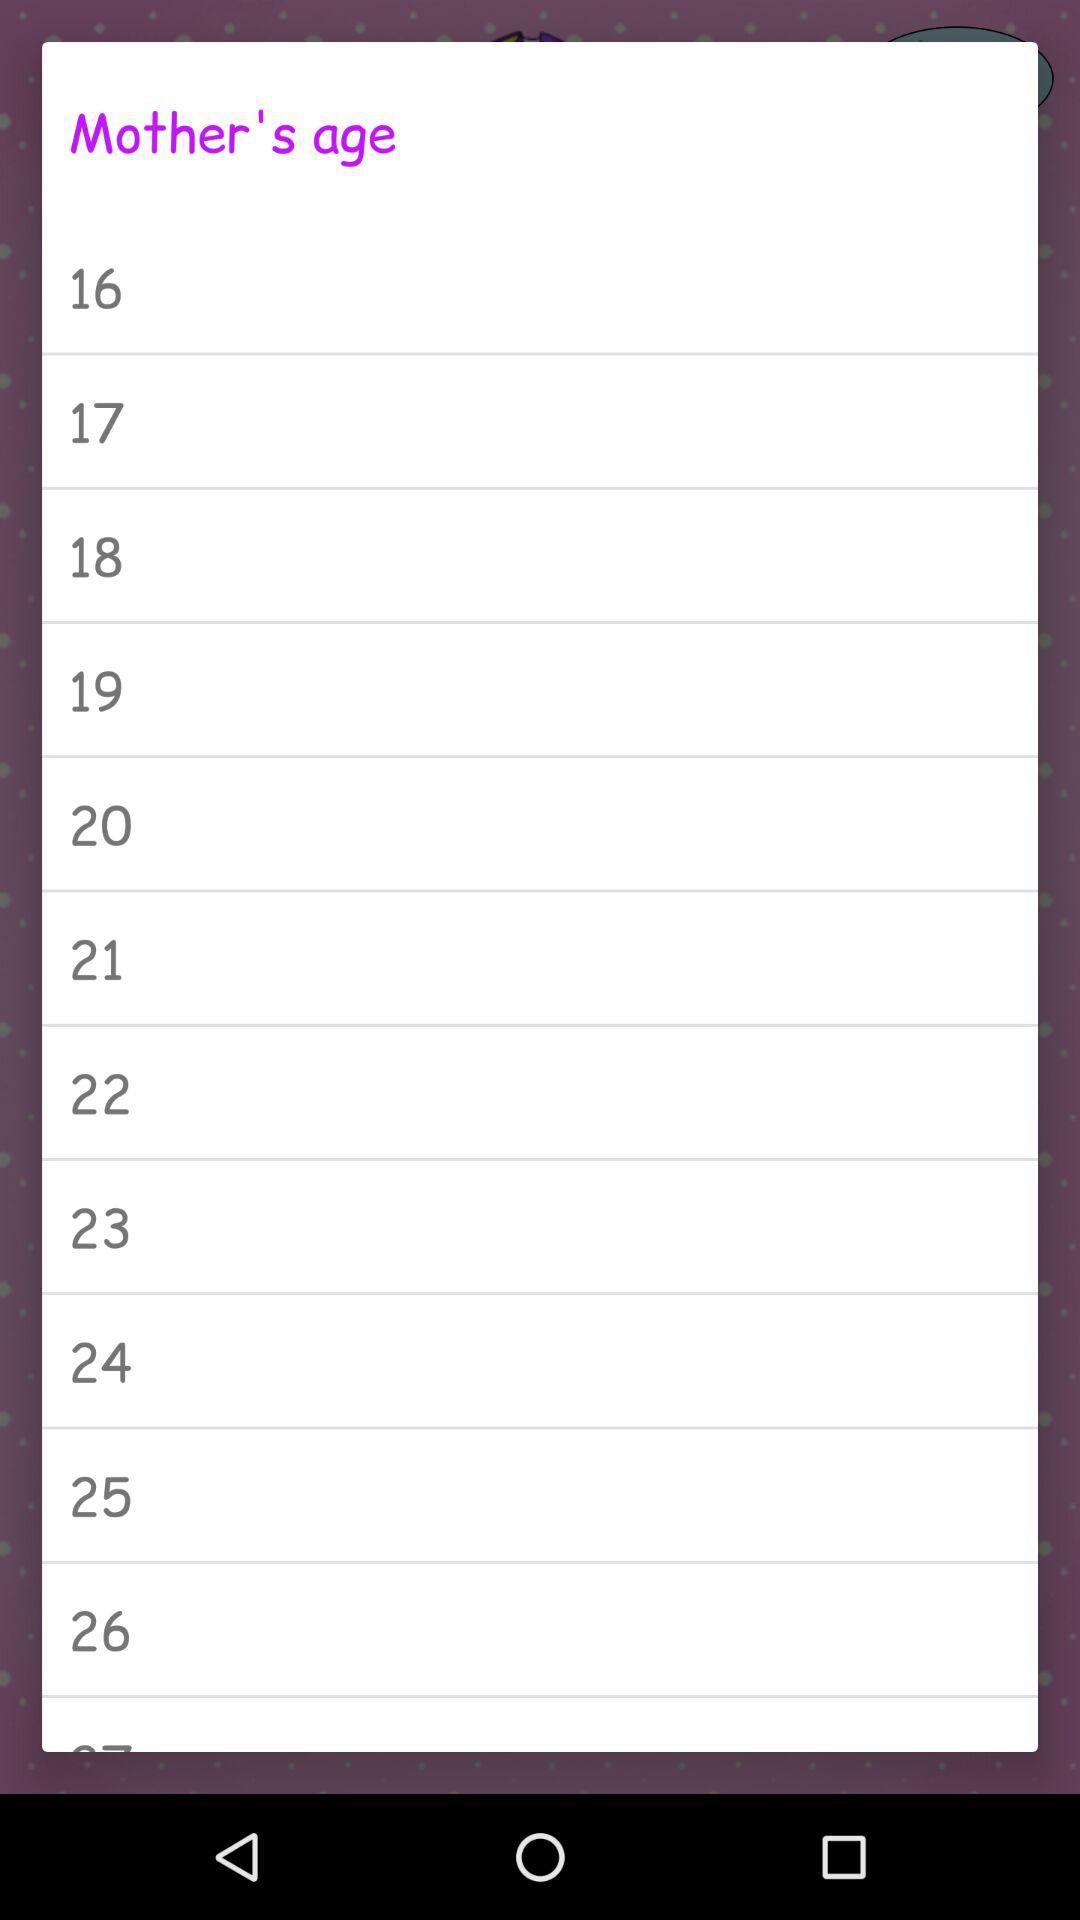 This screenshot has width=1080, height=1920. Describe the element at coordinates (540, 689) in the screenshot. I see `the 19 item` at that location.